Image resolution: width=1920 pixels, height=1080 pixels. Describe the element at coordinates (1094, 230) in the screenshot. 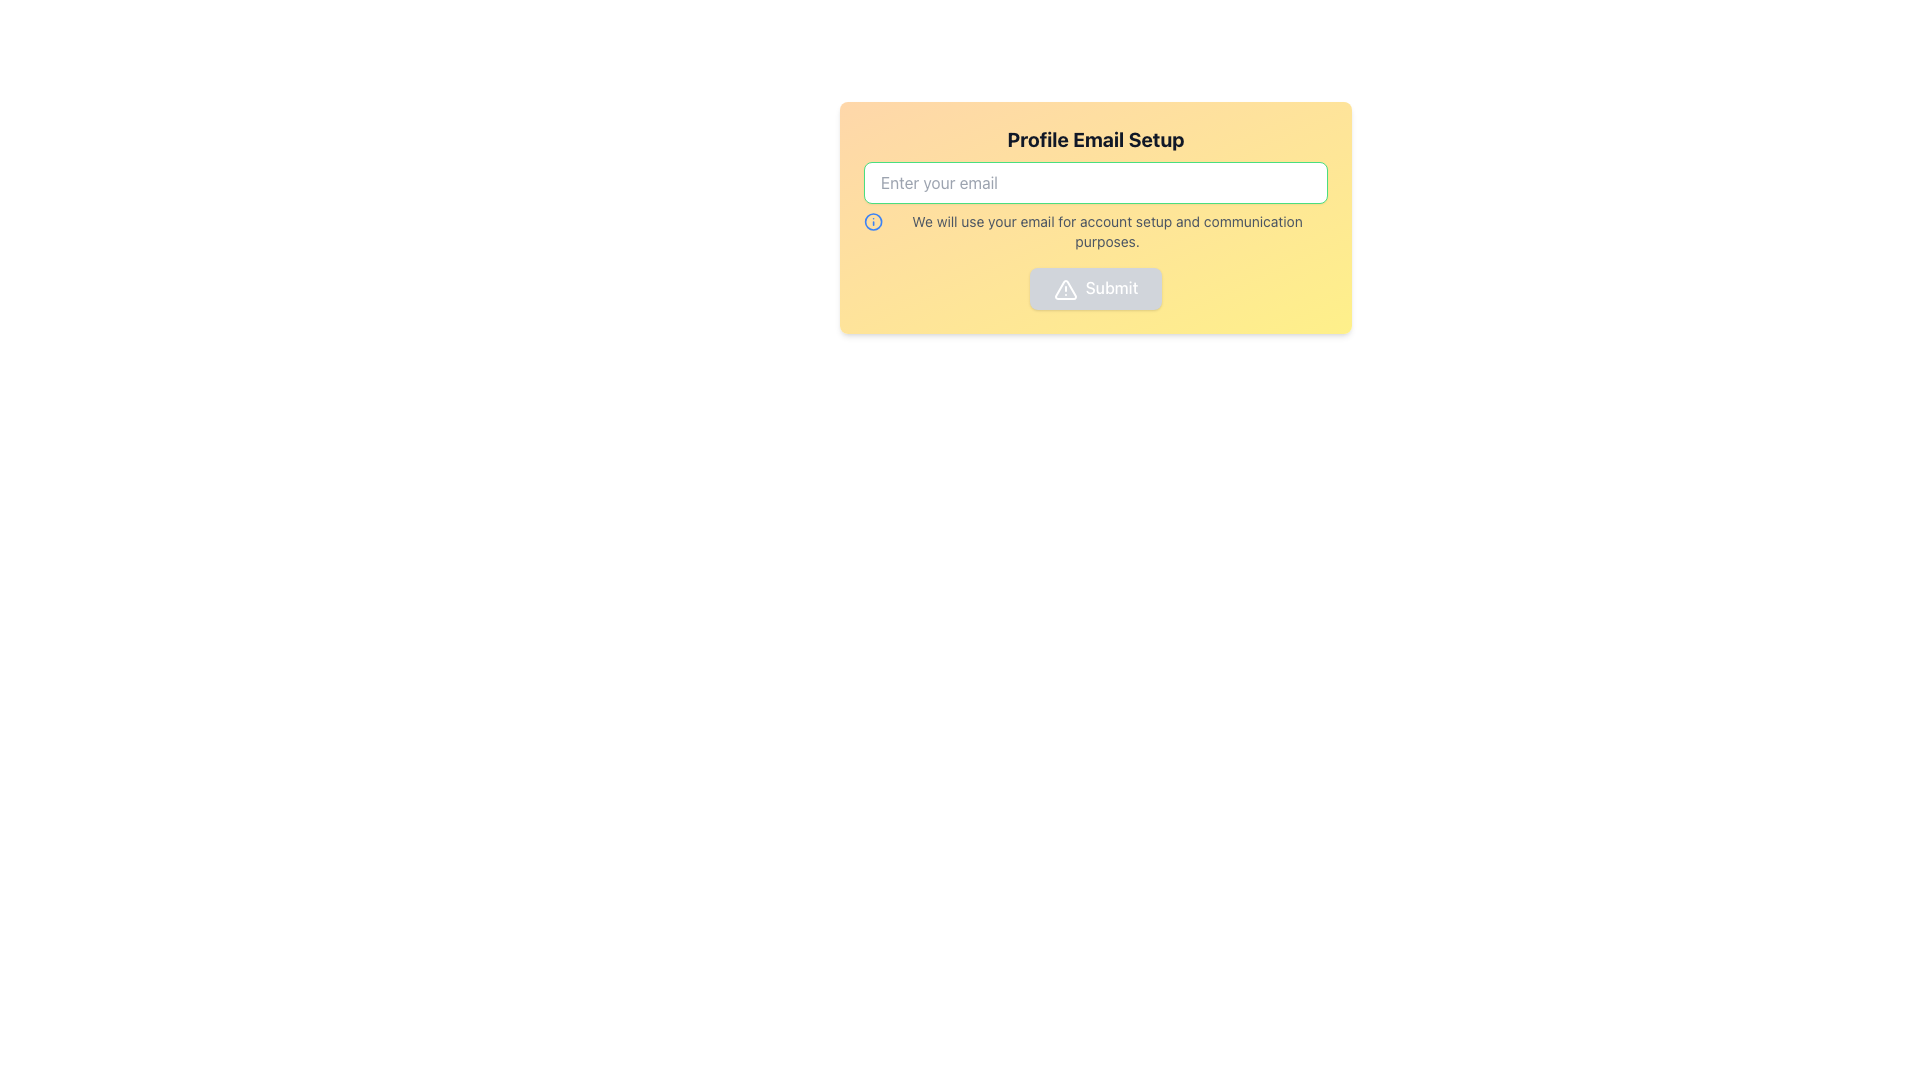

I see `text contents of the Text Block with Icon located directly below the 'Enter your email' input field and above the 'Submit' button` at that location.